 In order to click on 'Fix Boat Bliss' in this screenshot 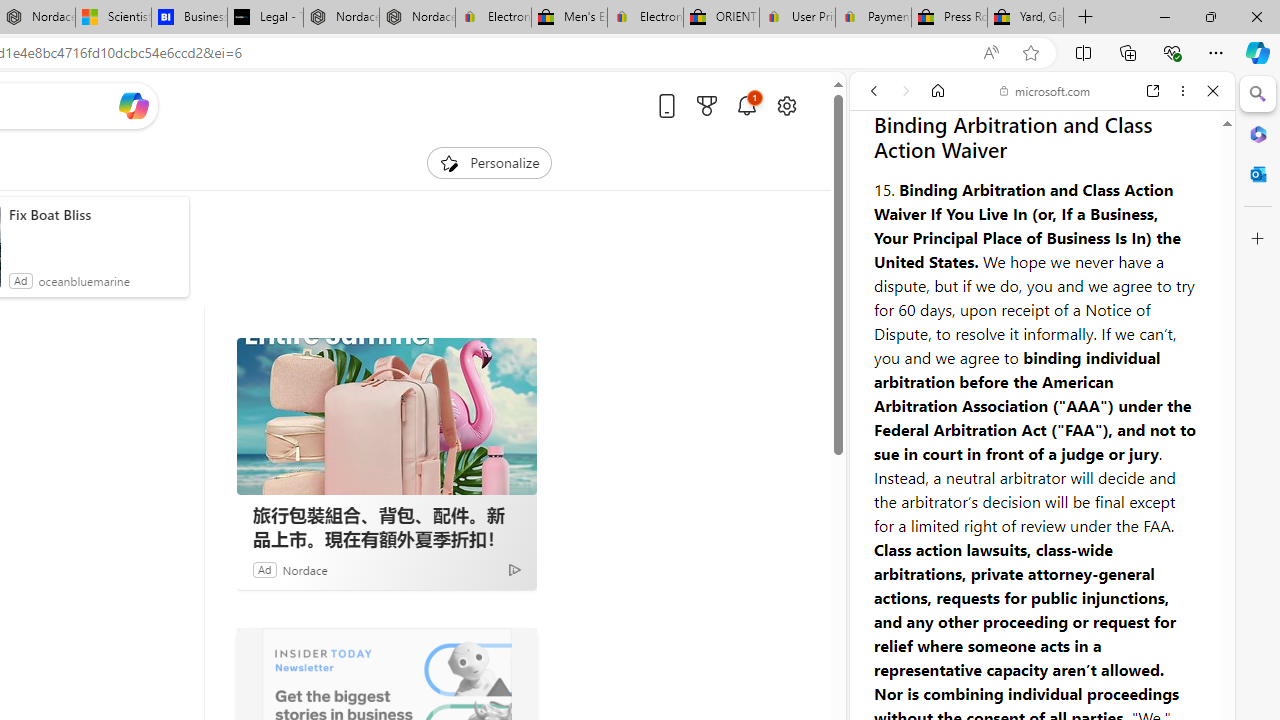, I will do `click(93, 214)`.